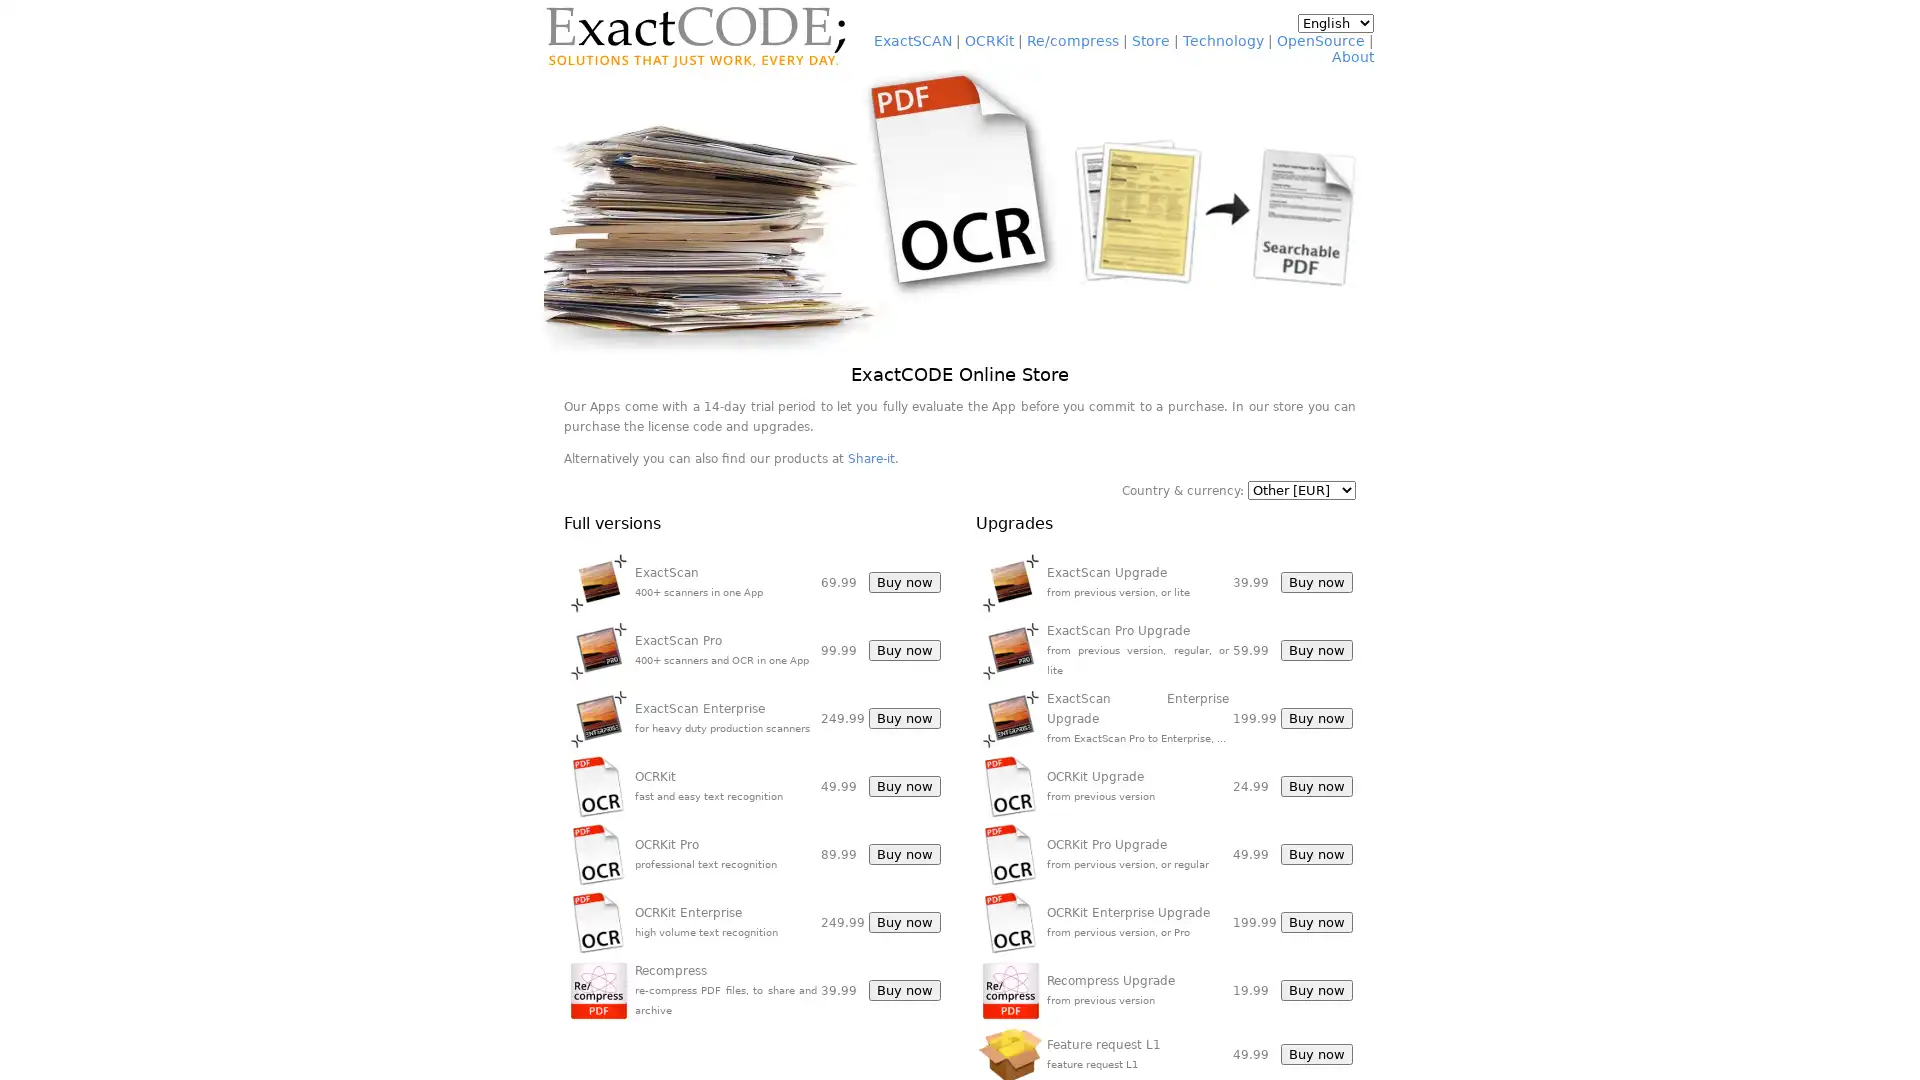  I want to click on Buy now, so click(1315, 854).